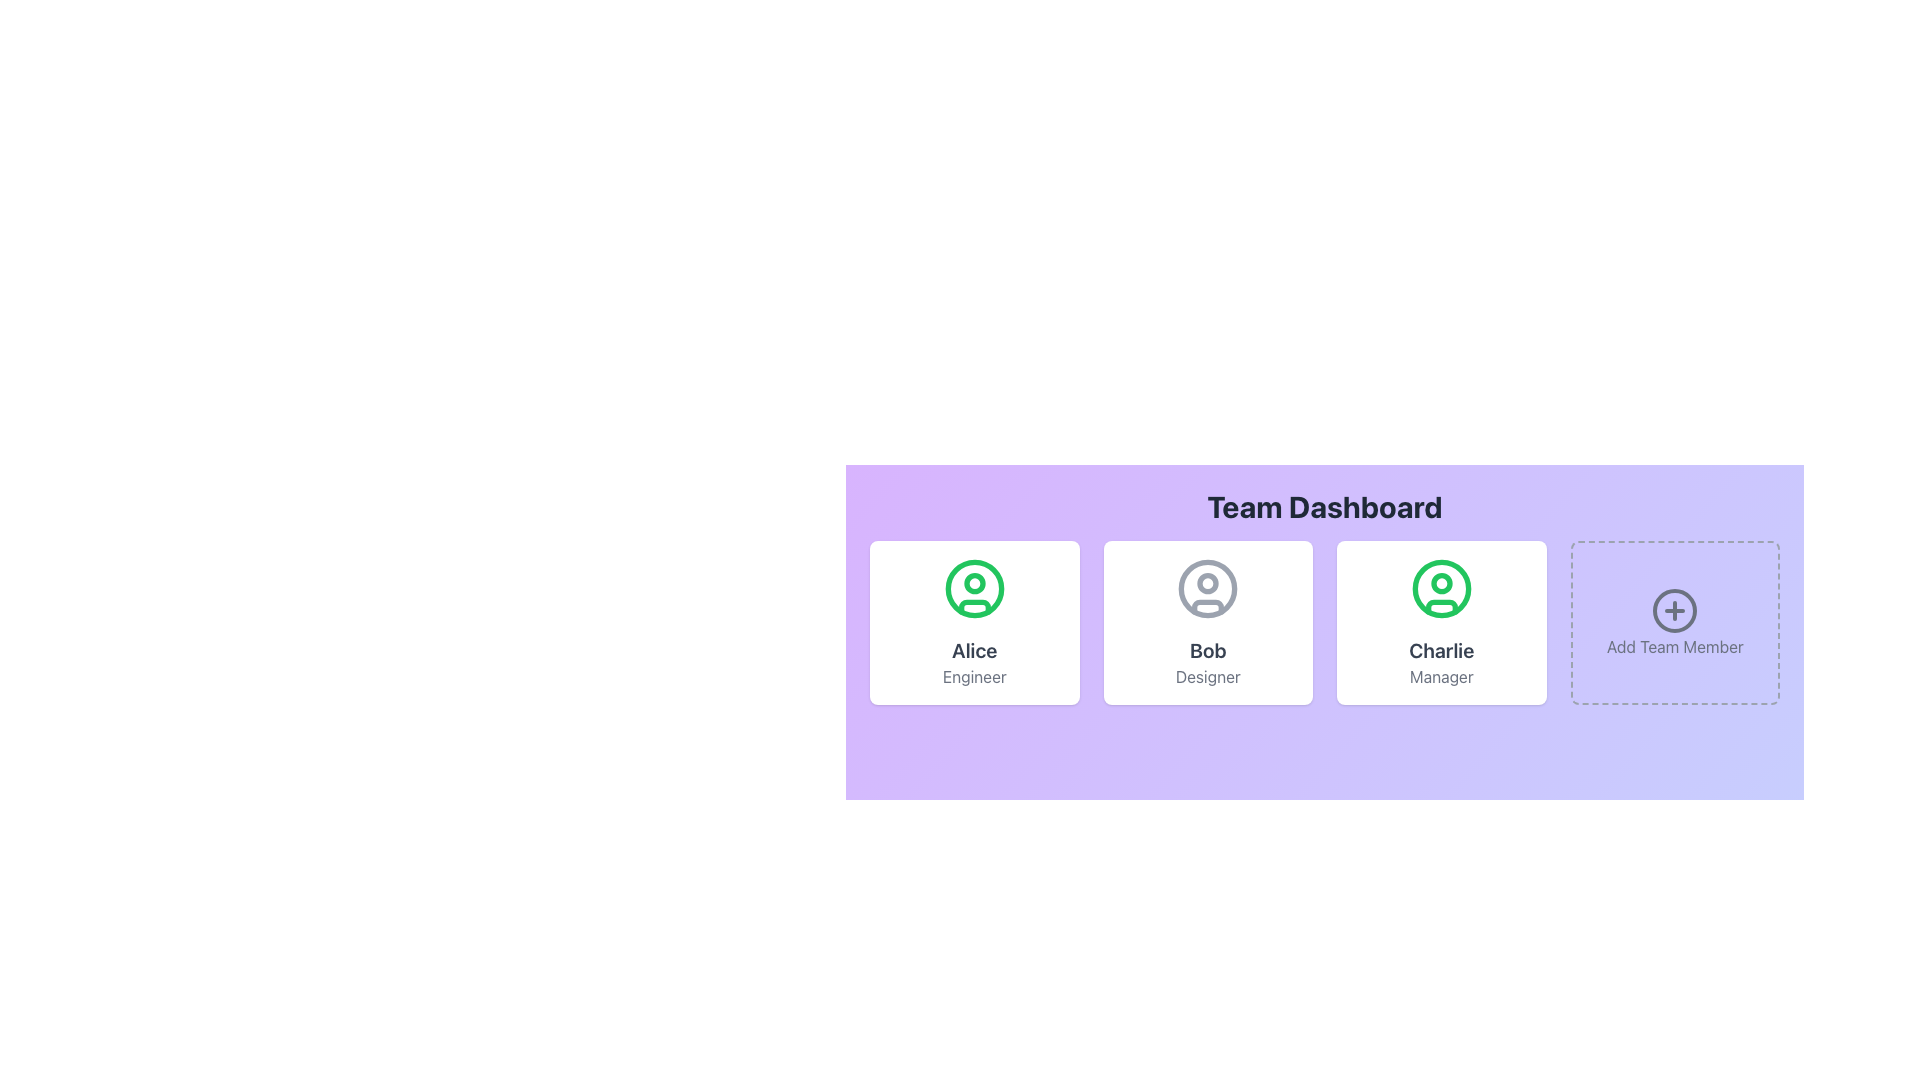 The height and width of the screenshot is (1080, 1920). What do you see at coordinates (1207, 651) in the screenshot?
I see `text label displaying 'Bob' which is centrally positioned at the bottom of the user profile card, located directly above the text 'Designer'` at bounding box center [1207, 651].